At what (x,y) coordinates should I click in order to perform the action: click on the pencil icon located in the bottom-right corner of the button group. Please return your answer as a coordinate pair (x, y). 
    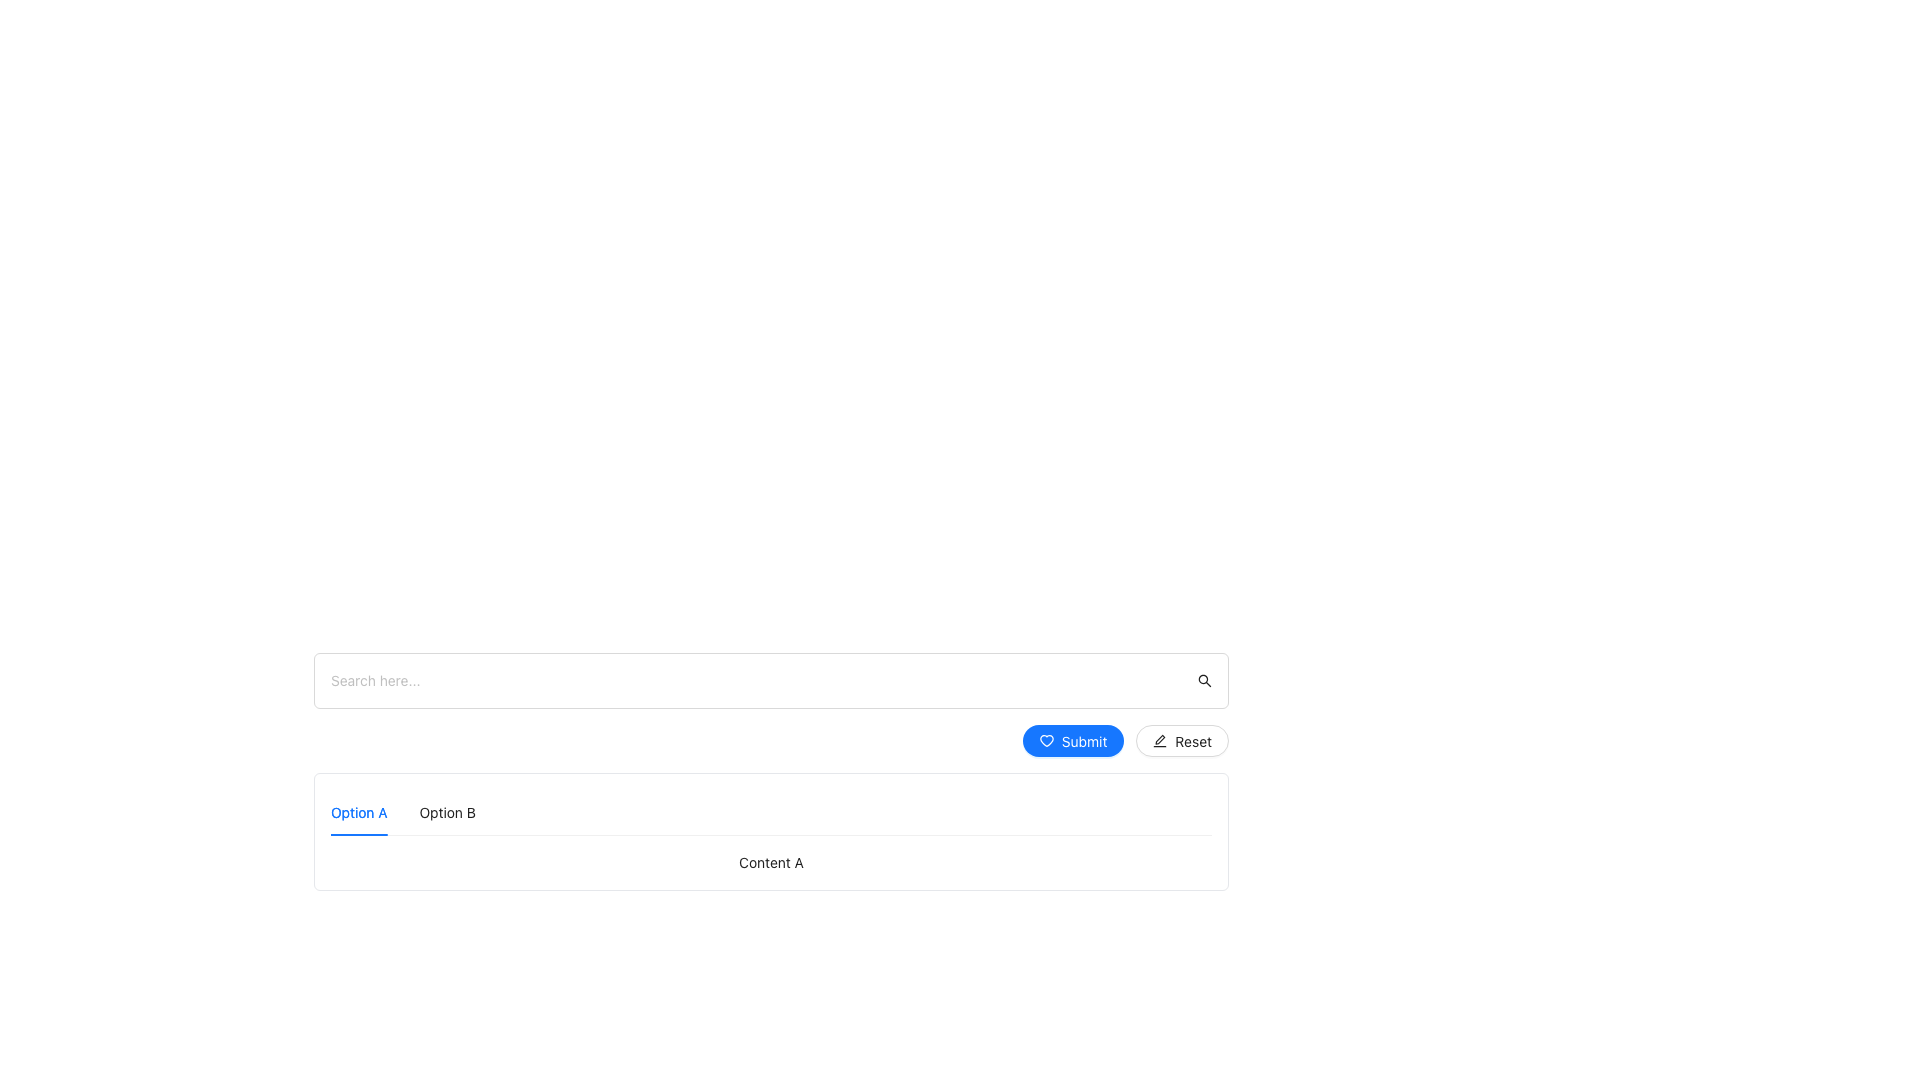
    Looking at the image, I should click on (1160, 741).